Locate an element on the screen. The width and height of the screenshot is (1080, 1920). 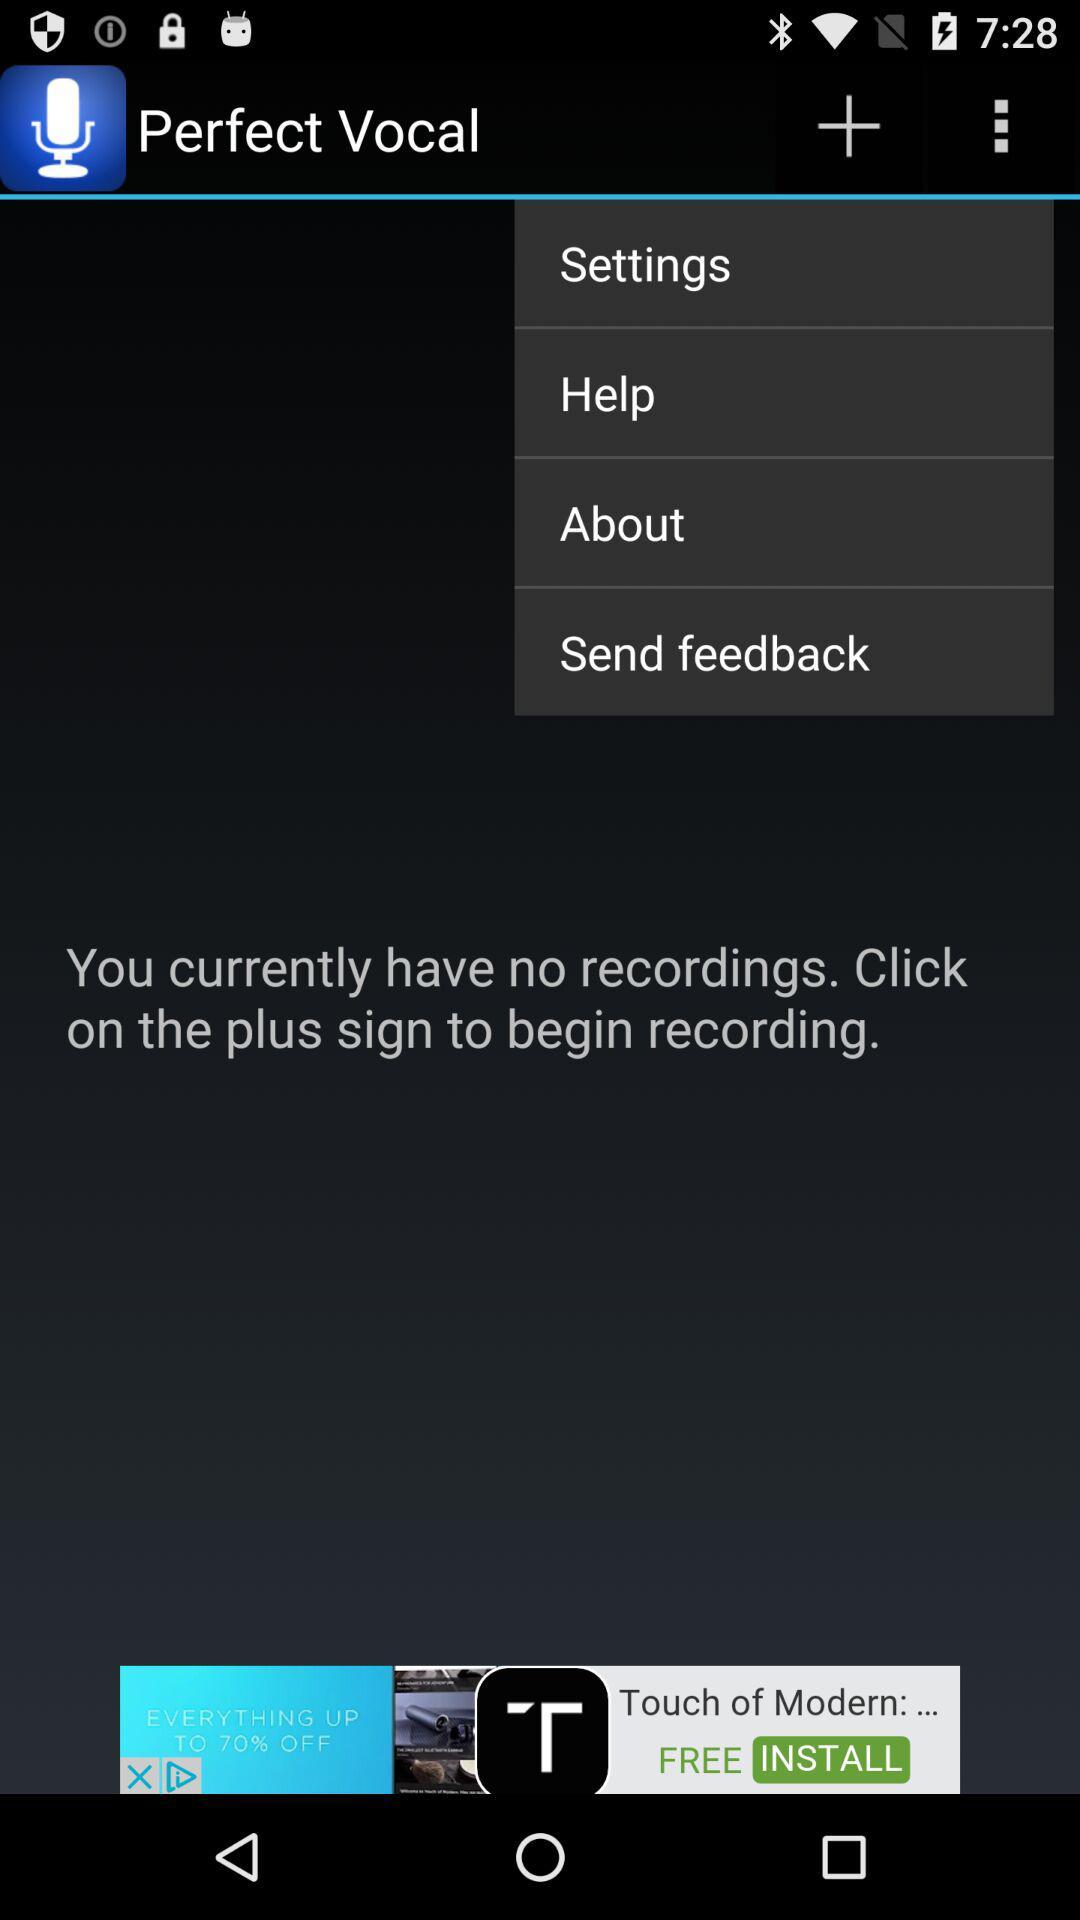
menu page is located at coordinates (1001, 127).